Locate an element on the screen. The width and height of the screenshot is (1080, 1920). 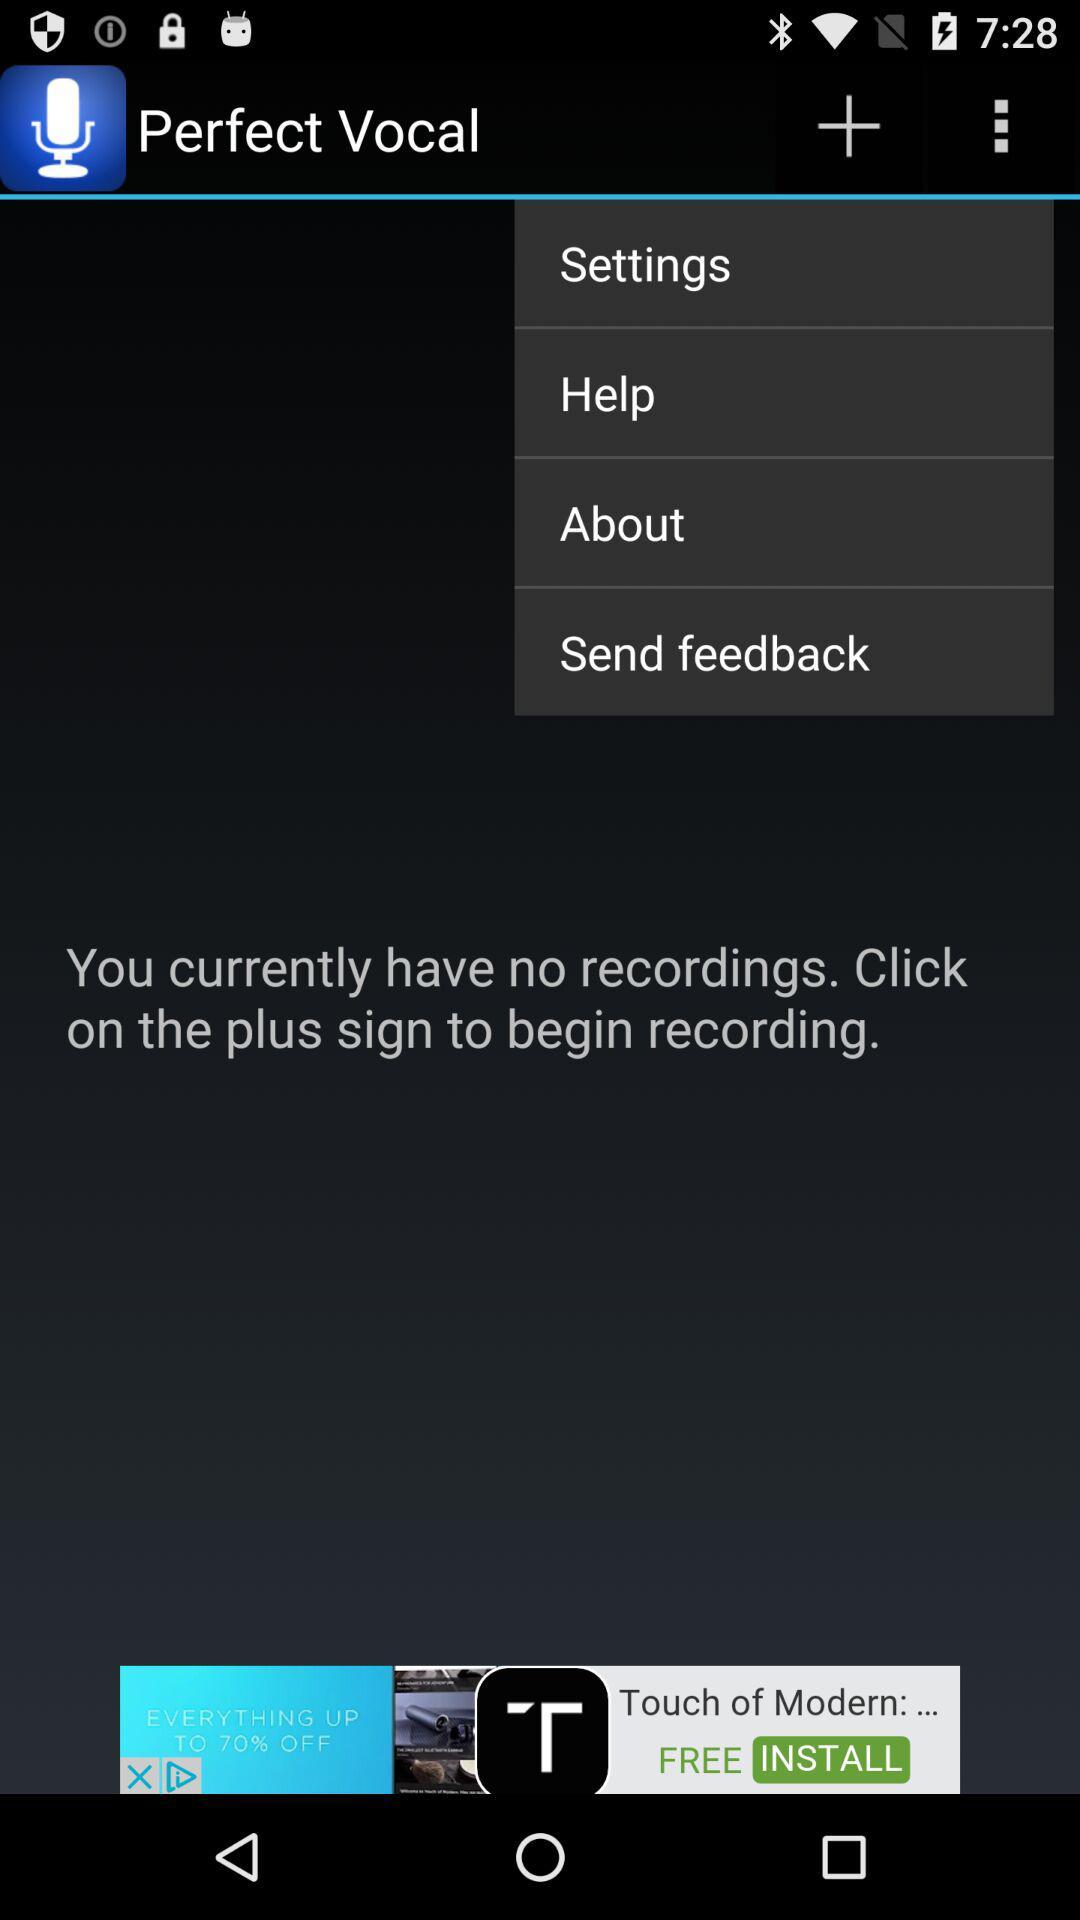
menu page is located at coordinates (1001, 127).